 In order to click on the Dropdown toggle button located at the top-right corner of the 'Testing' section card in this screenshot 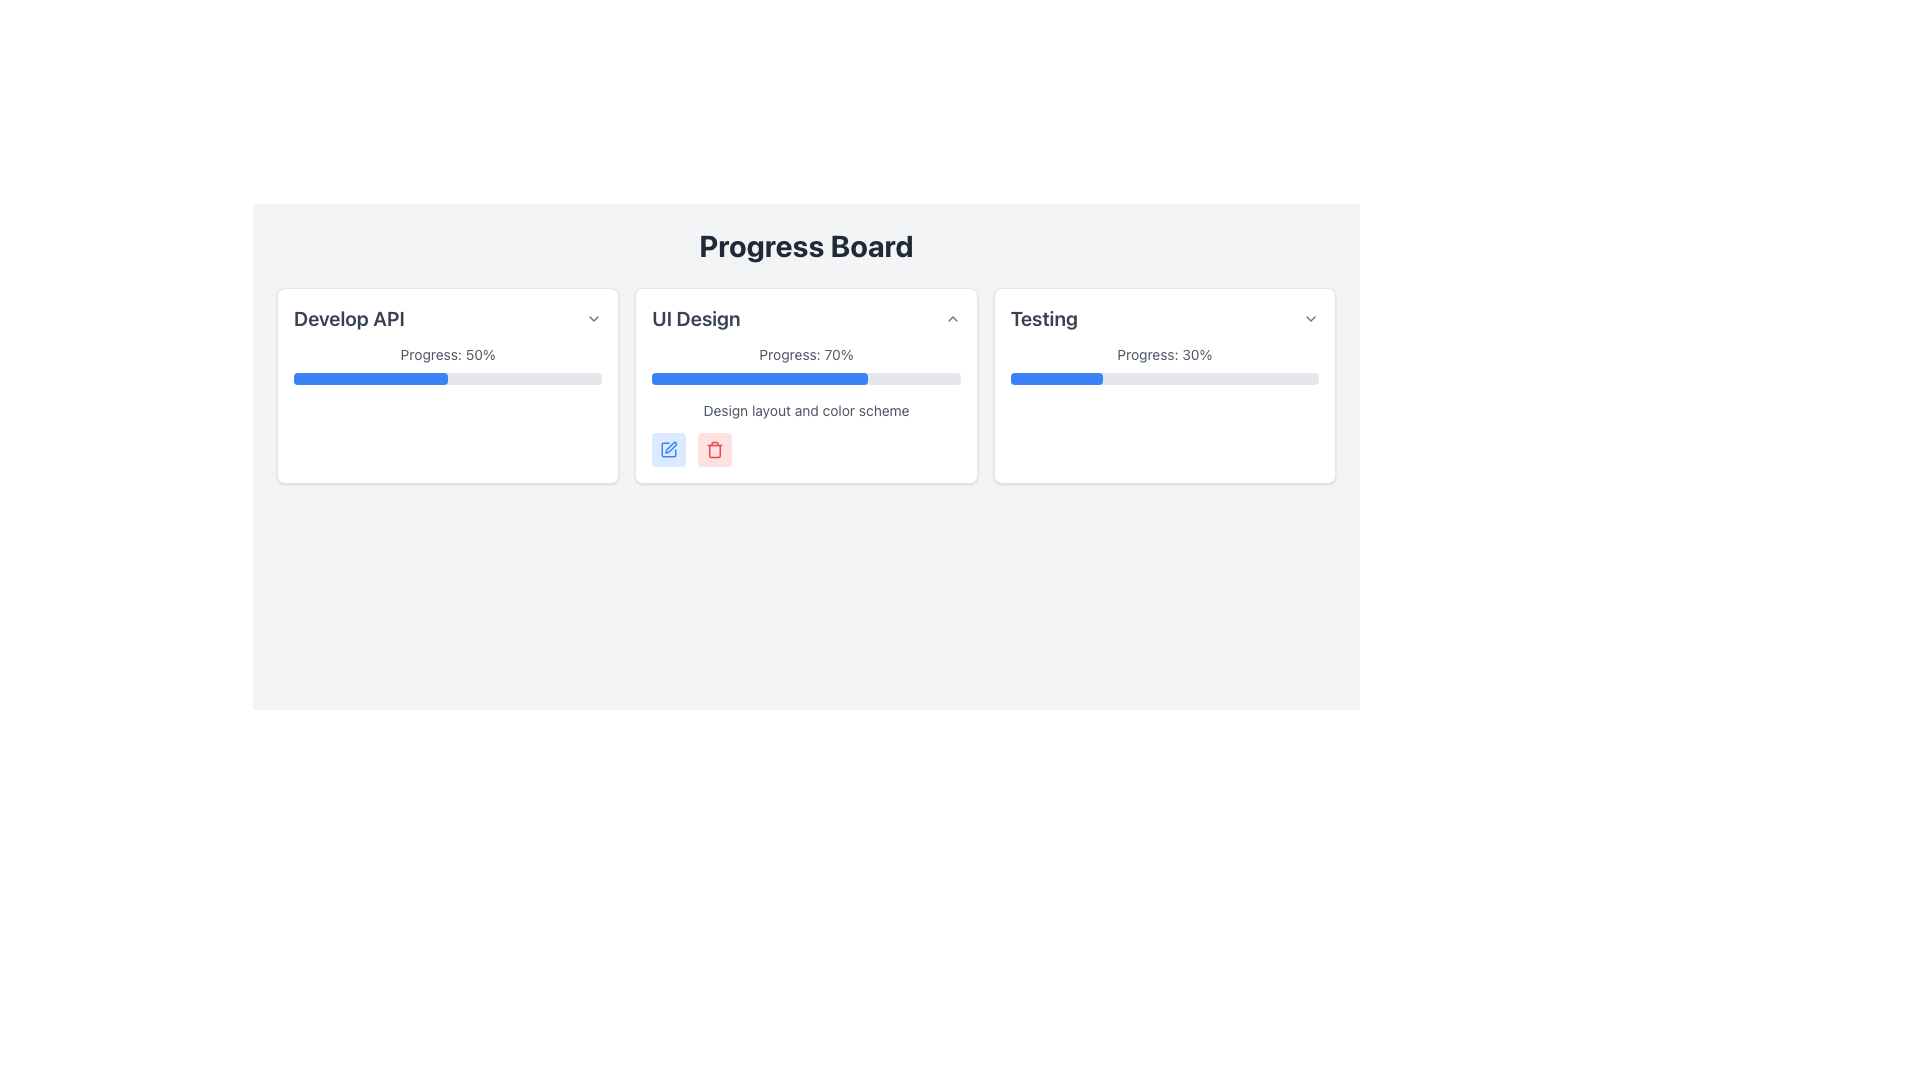, I will do `click(1310, 318)`.